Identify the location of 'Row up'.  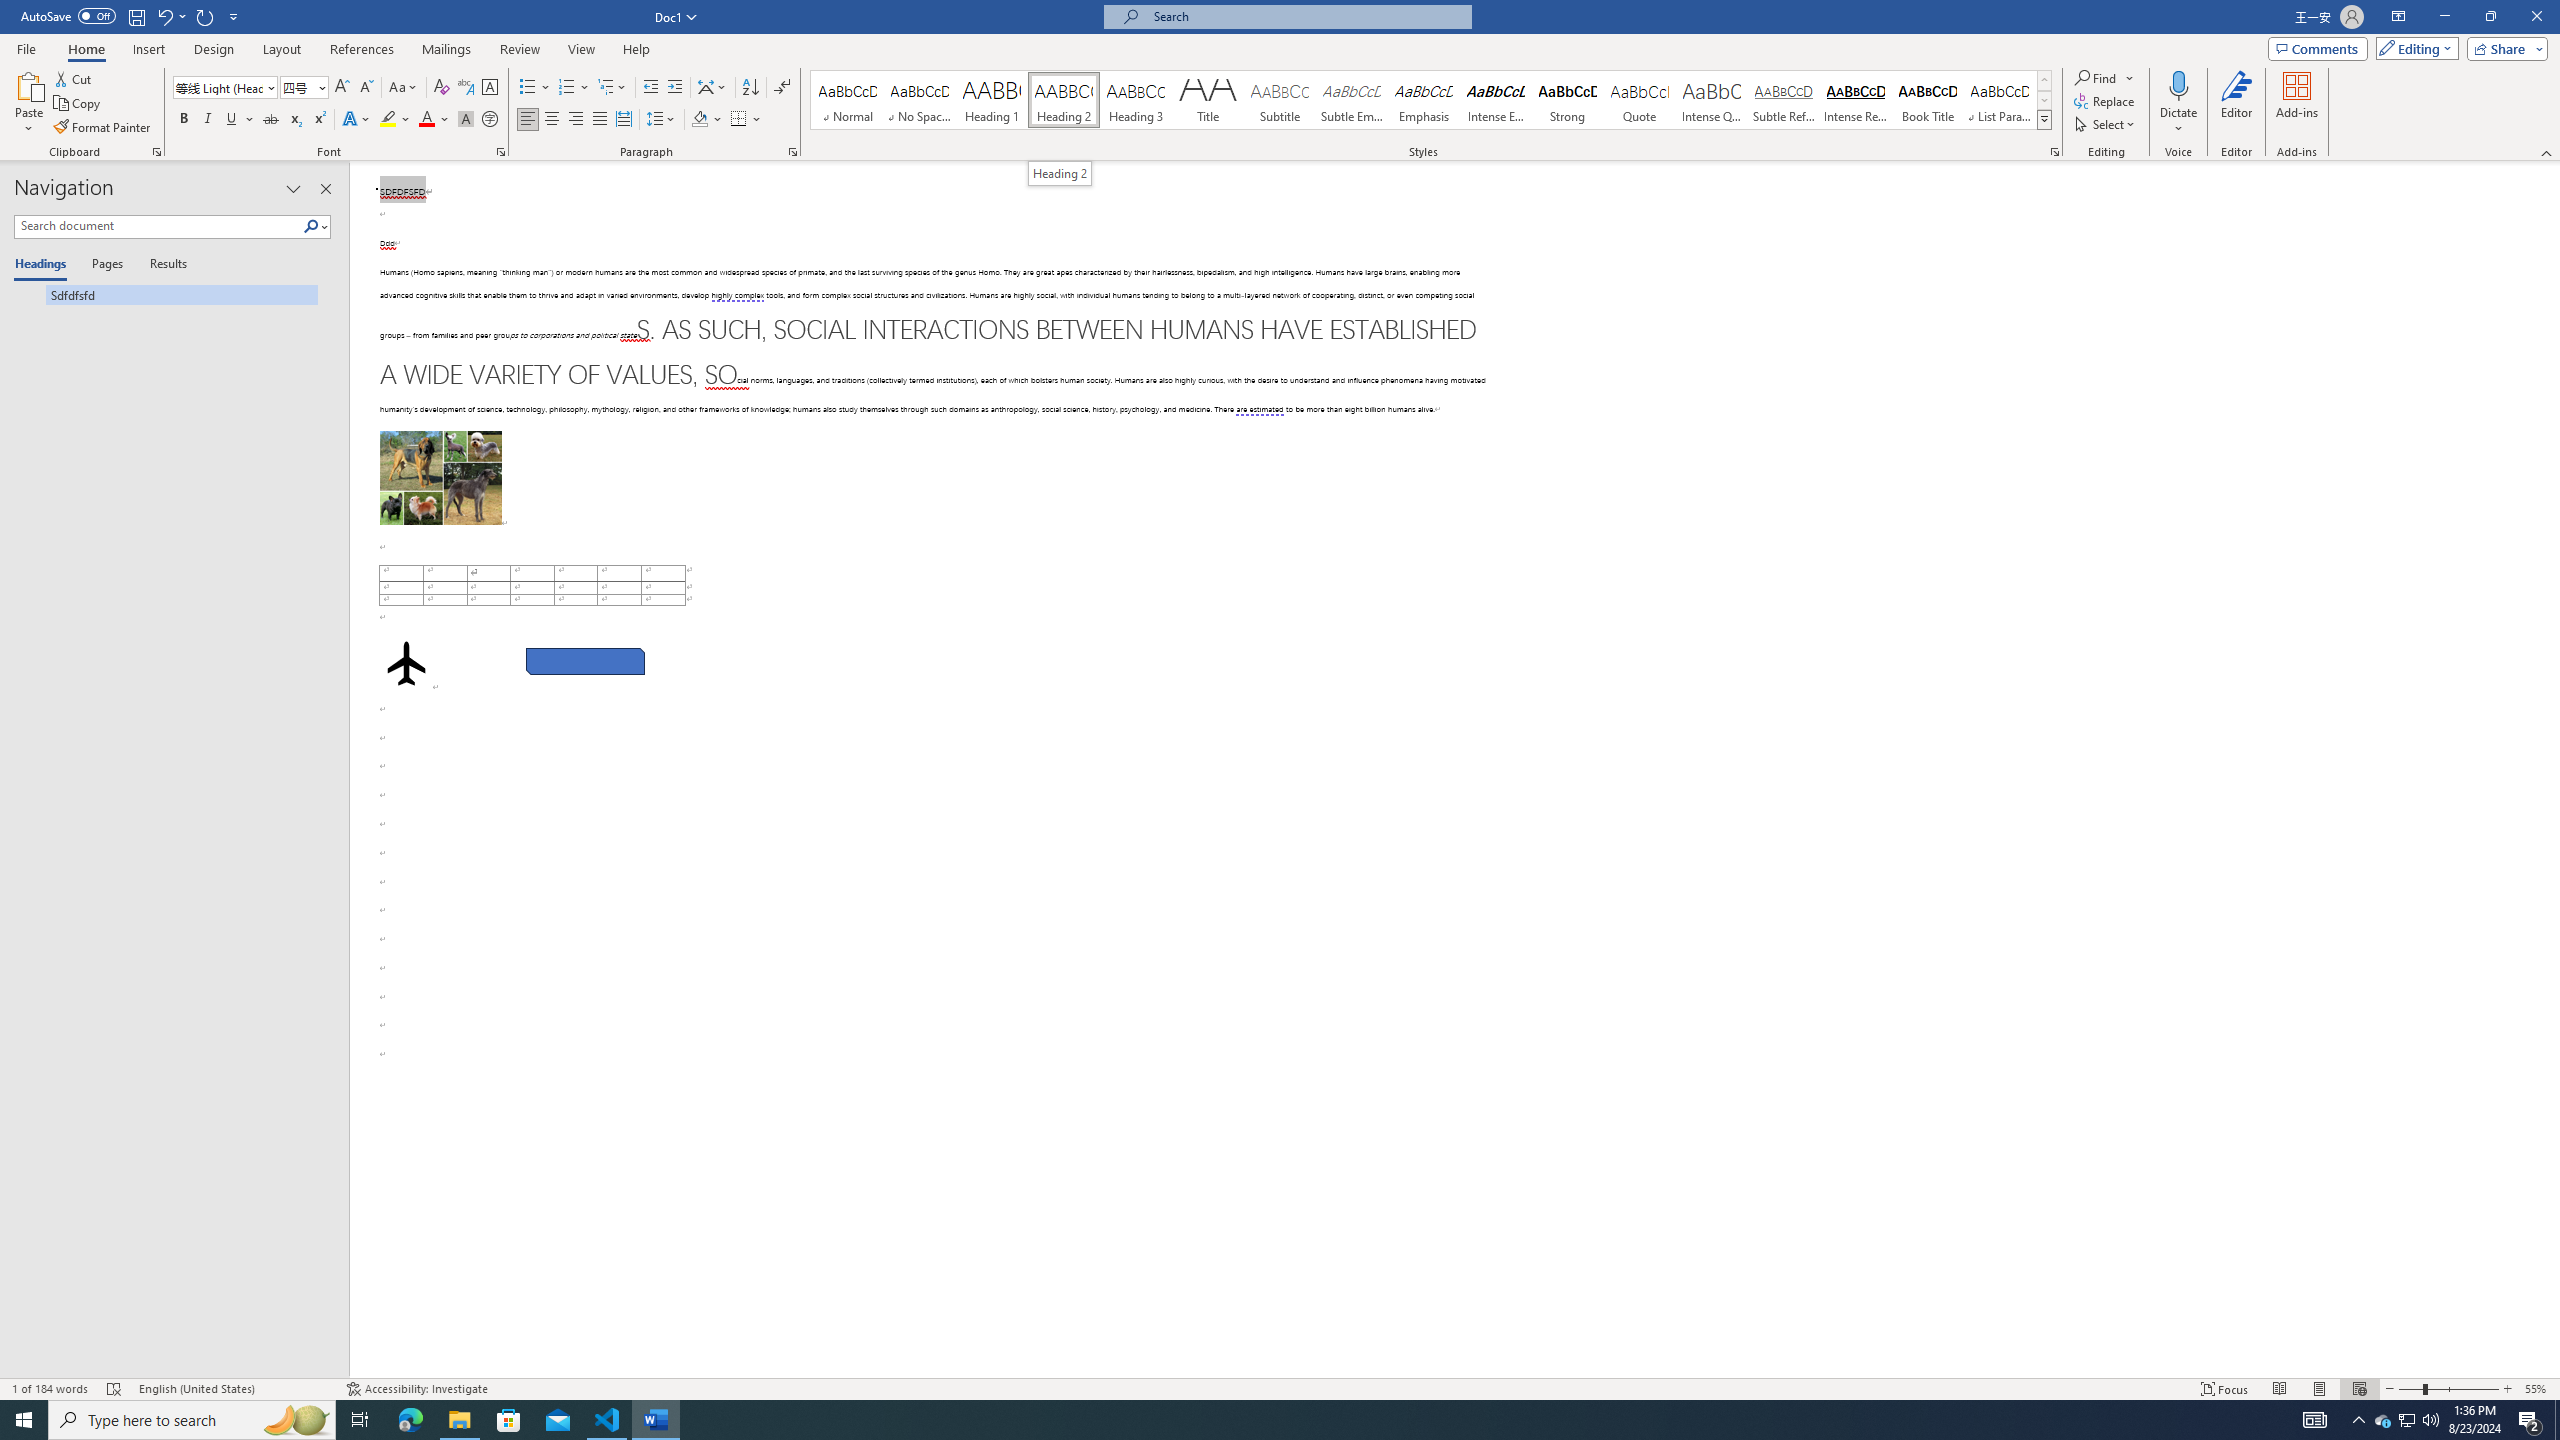
(2045, 80).